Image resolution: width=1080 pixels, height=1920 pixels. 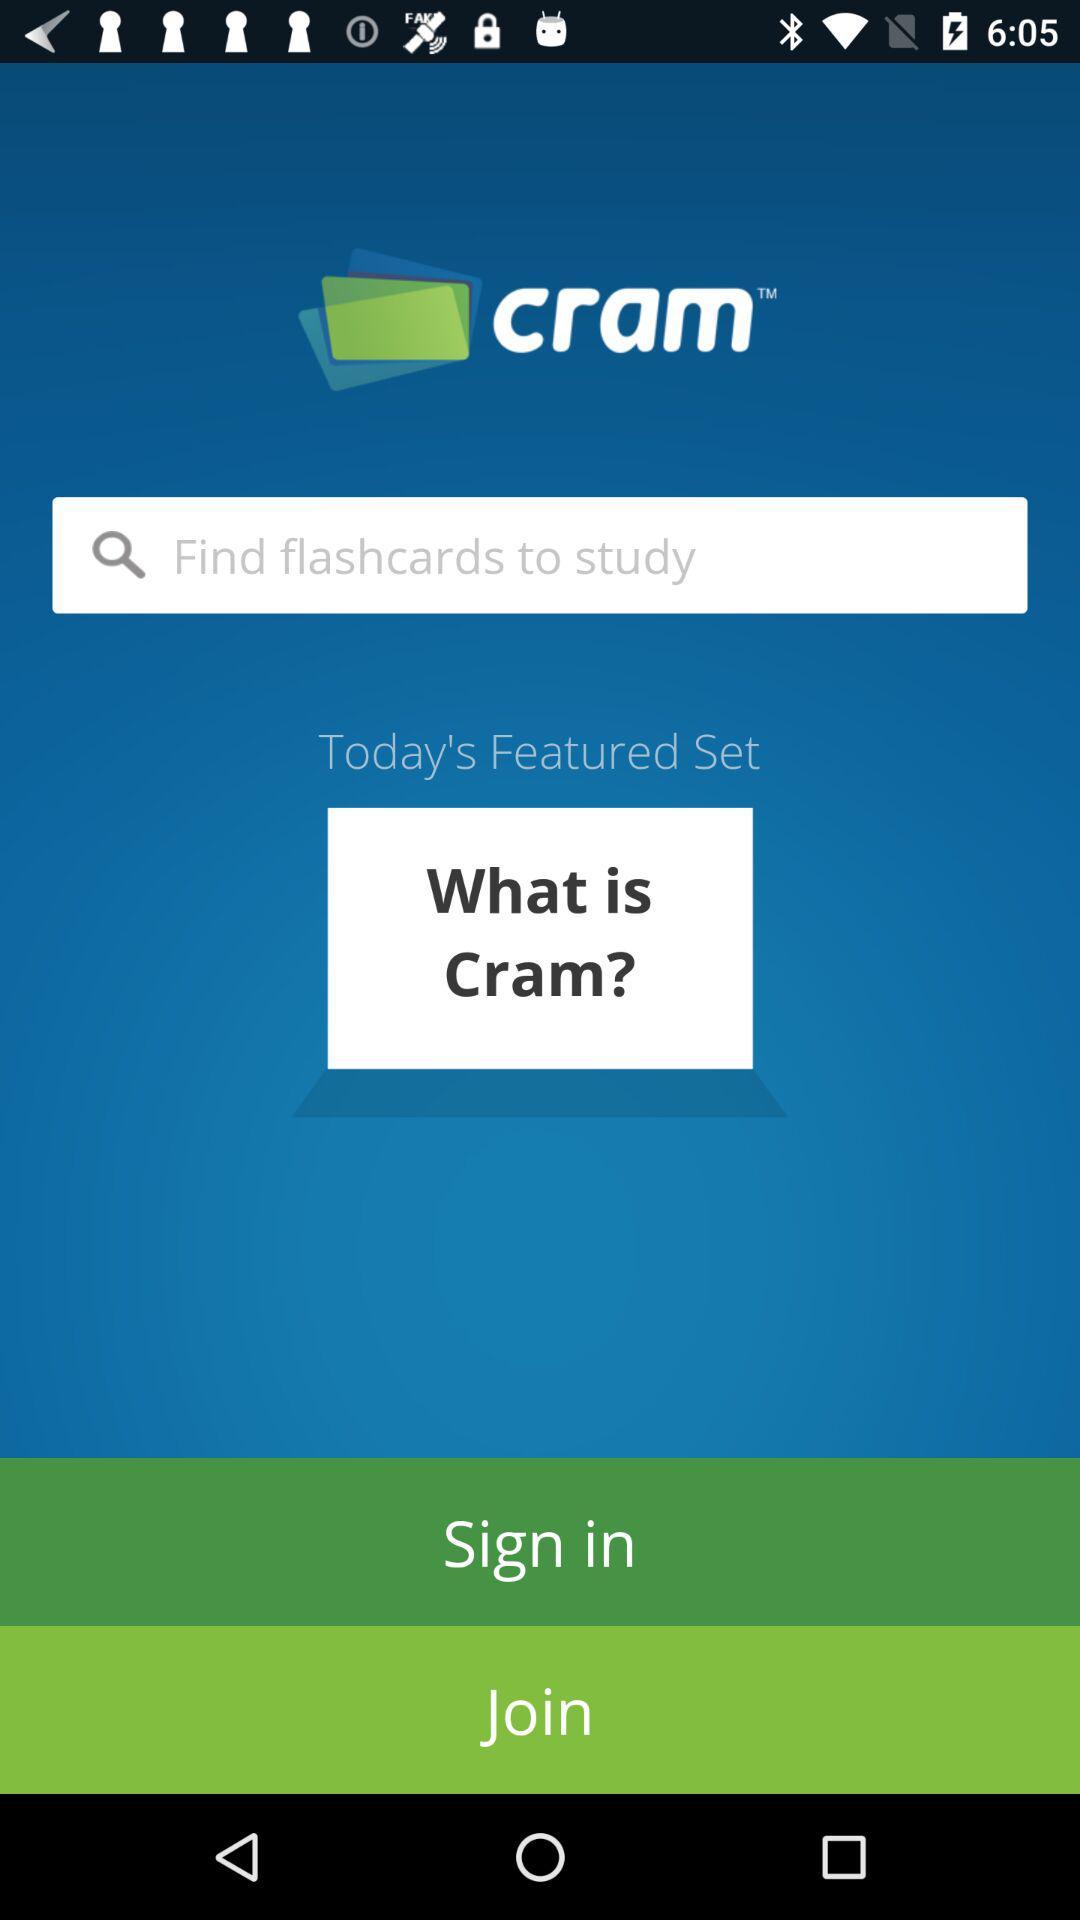 I want to click on icon above the today s featured item, so click(x=540, y=555).